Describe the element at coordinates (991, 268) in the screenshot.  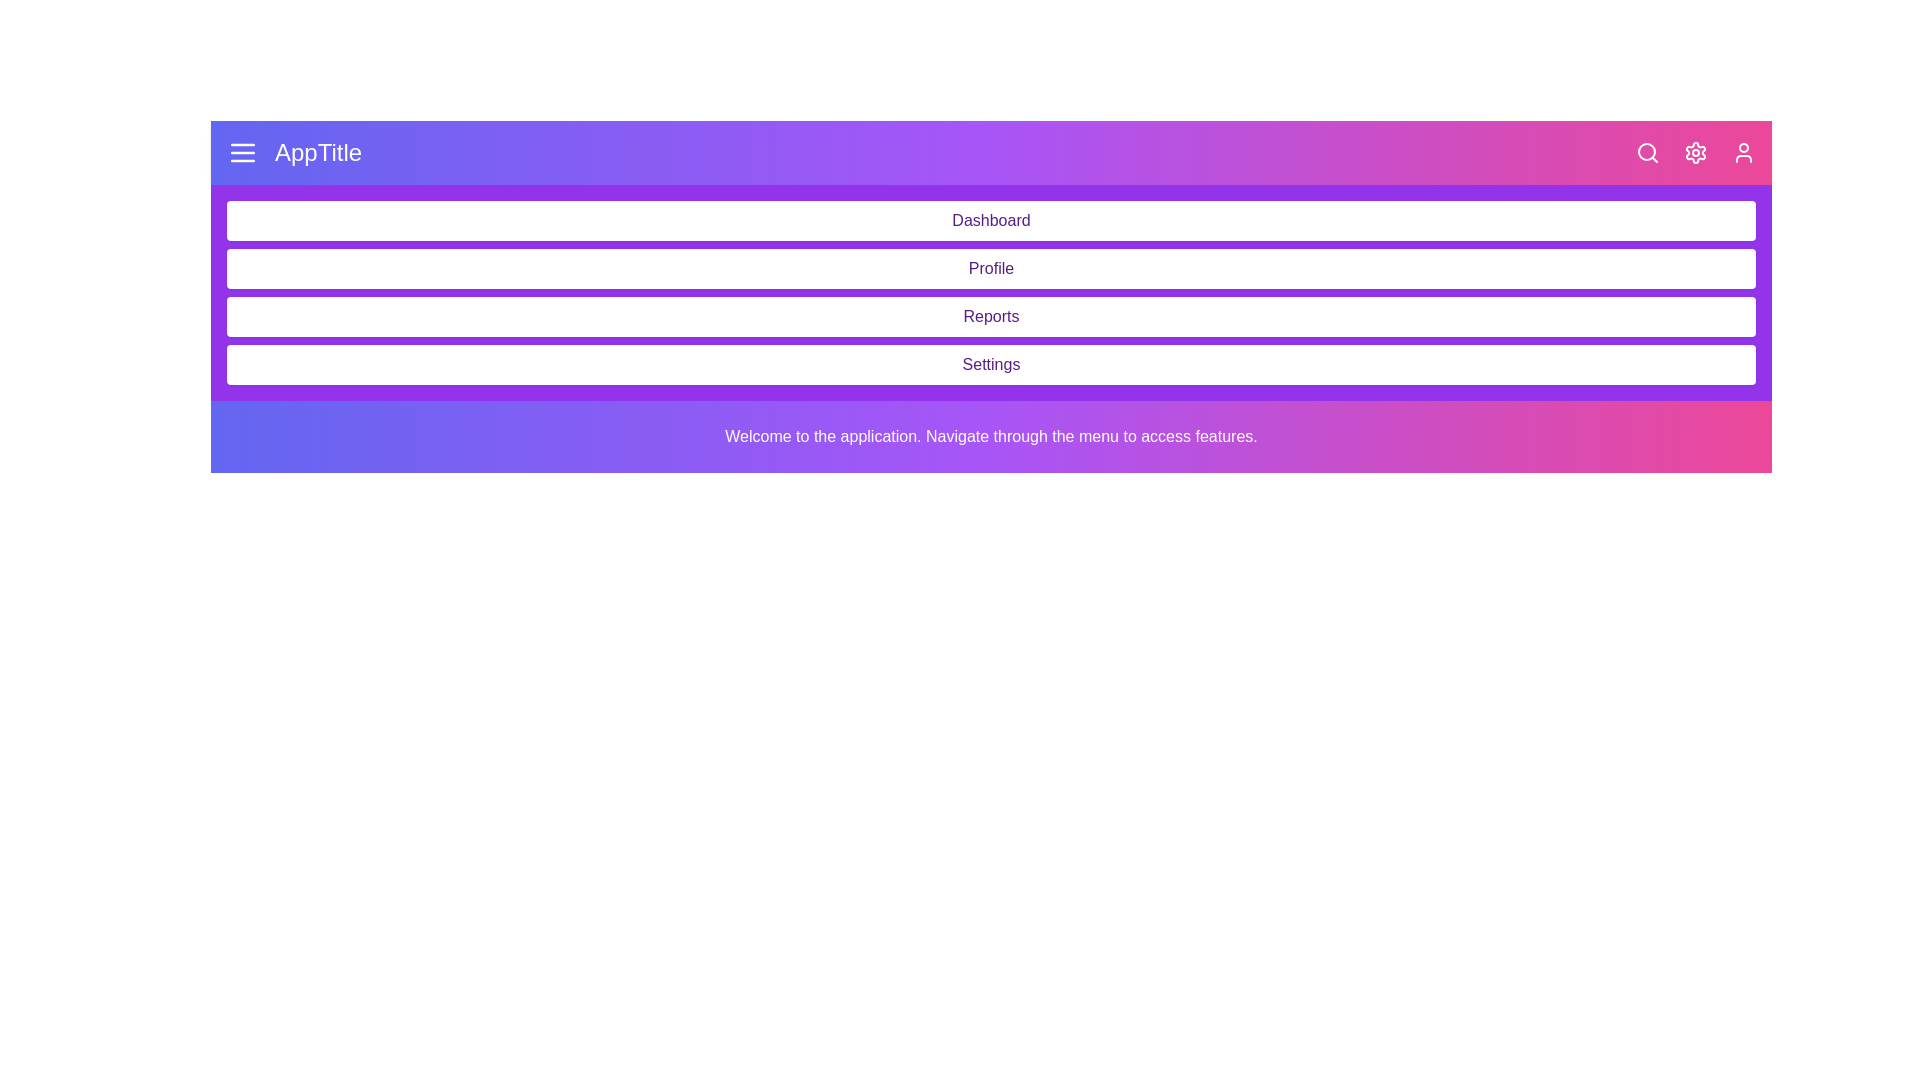
I see `the menu item 'Profile' from the navigation menu` at that location.